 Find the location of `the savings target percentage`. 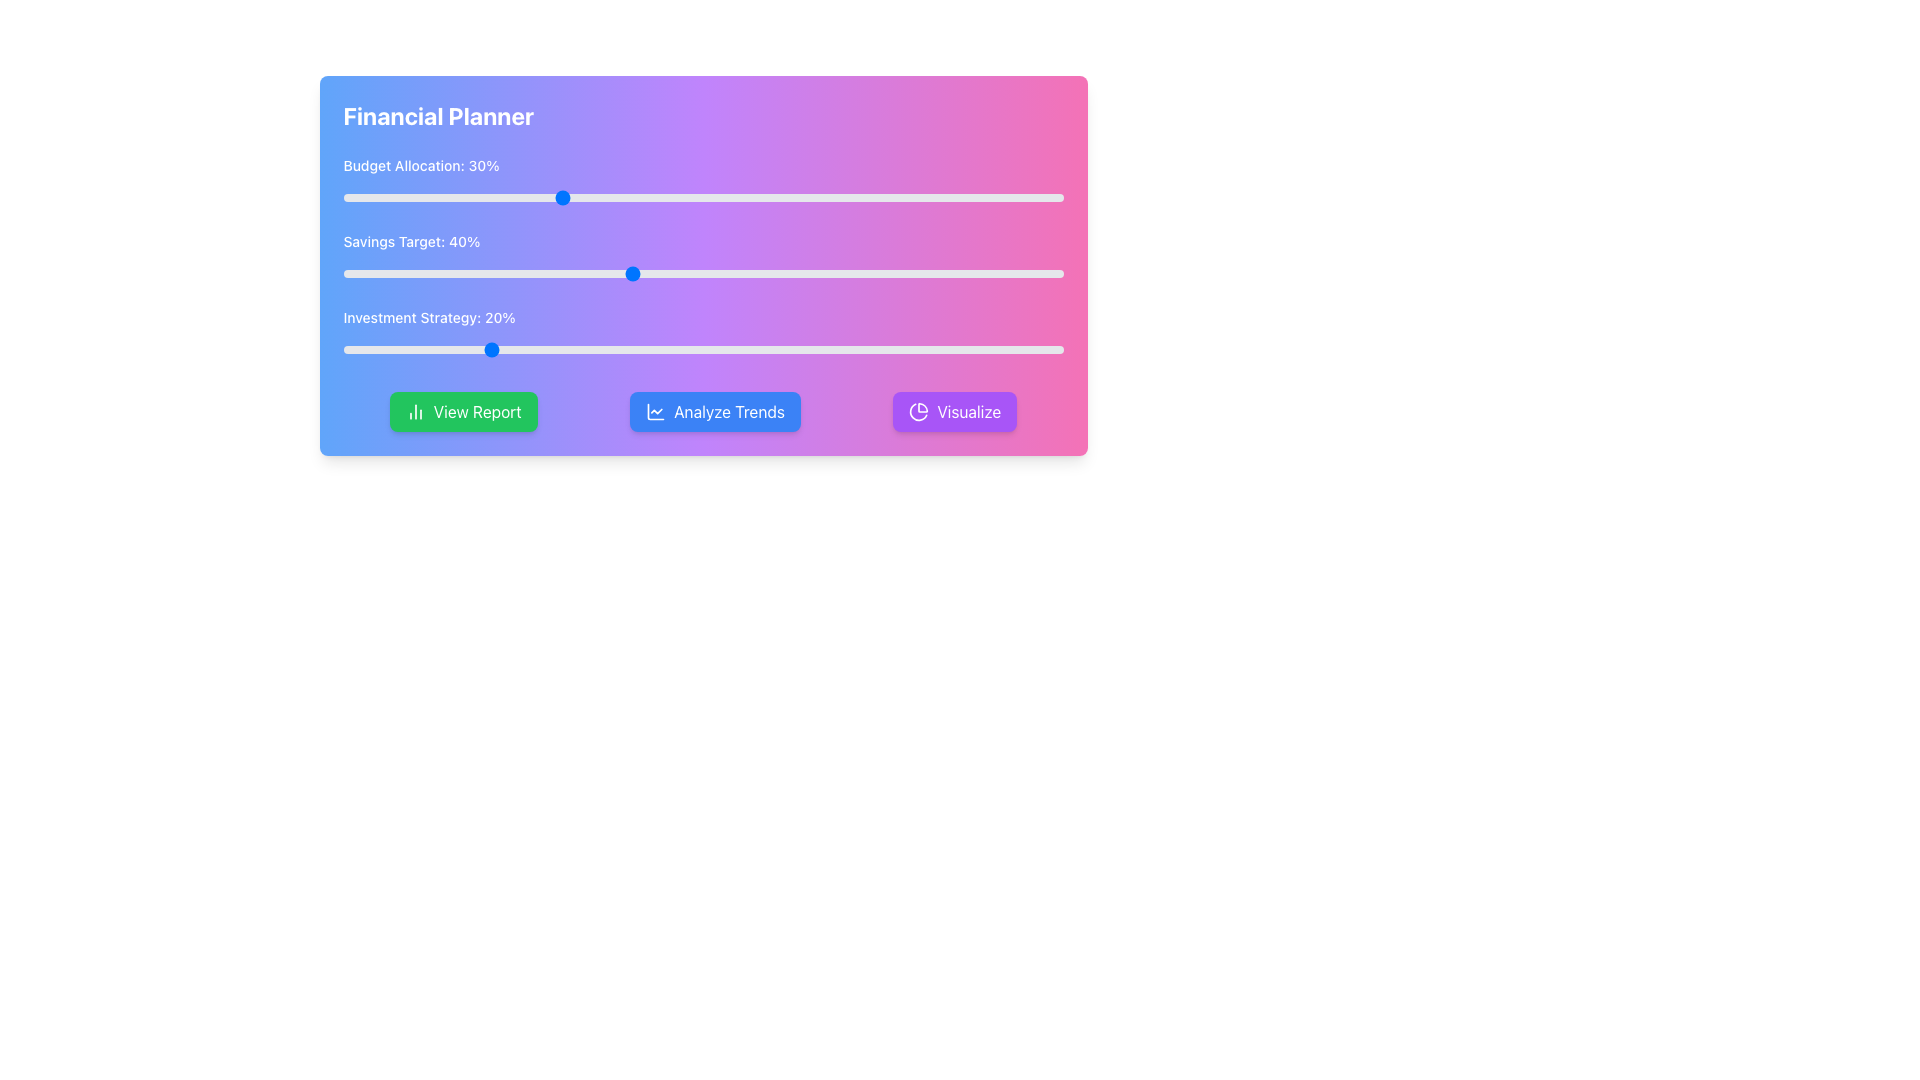

the savings target percentage is located at coordinates (480, 273).